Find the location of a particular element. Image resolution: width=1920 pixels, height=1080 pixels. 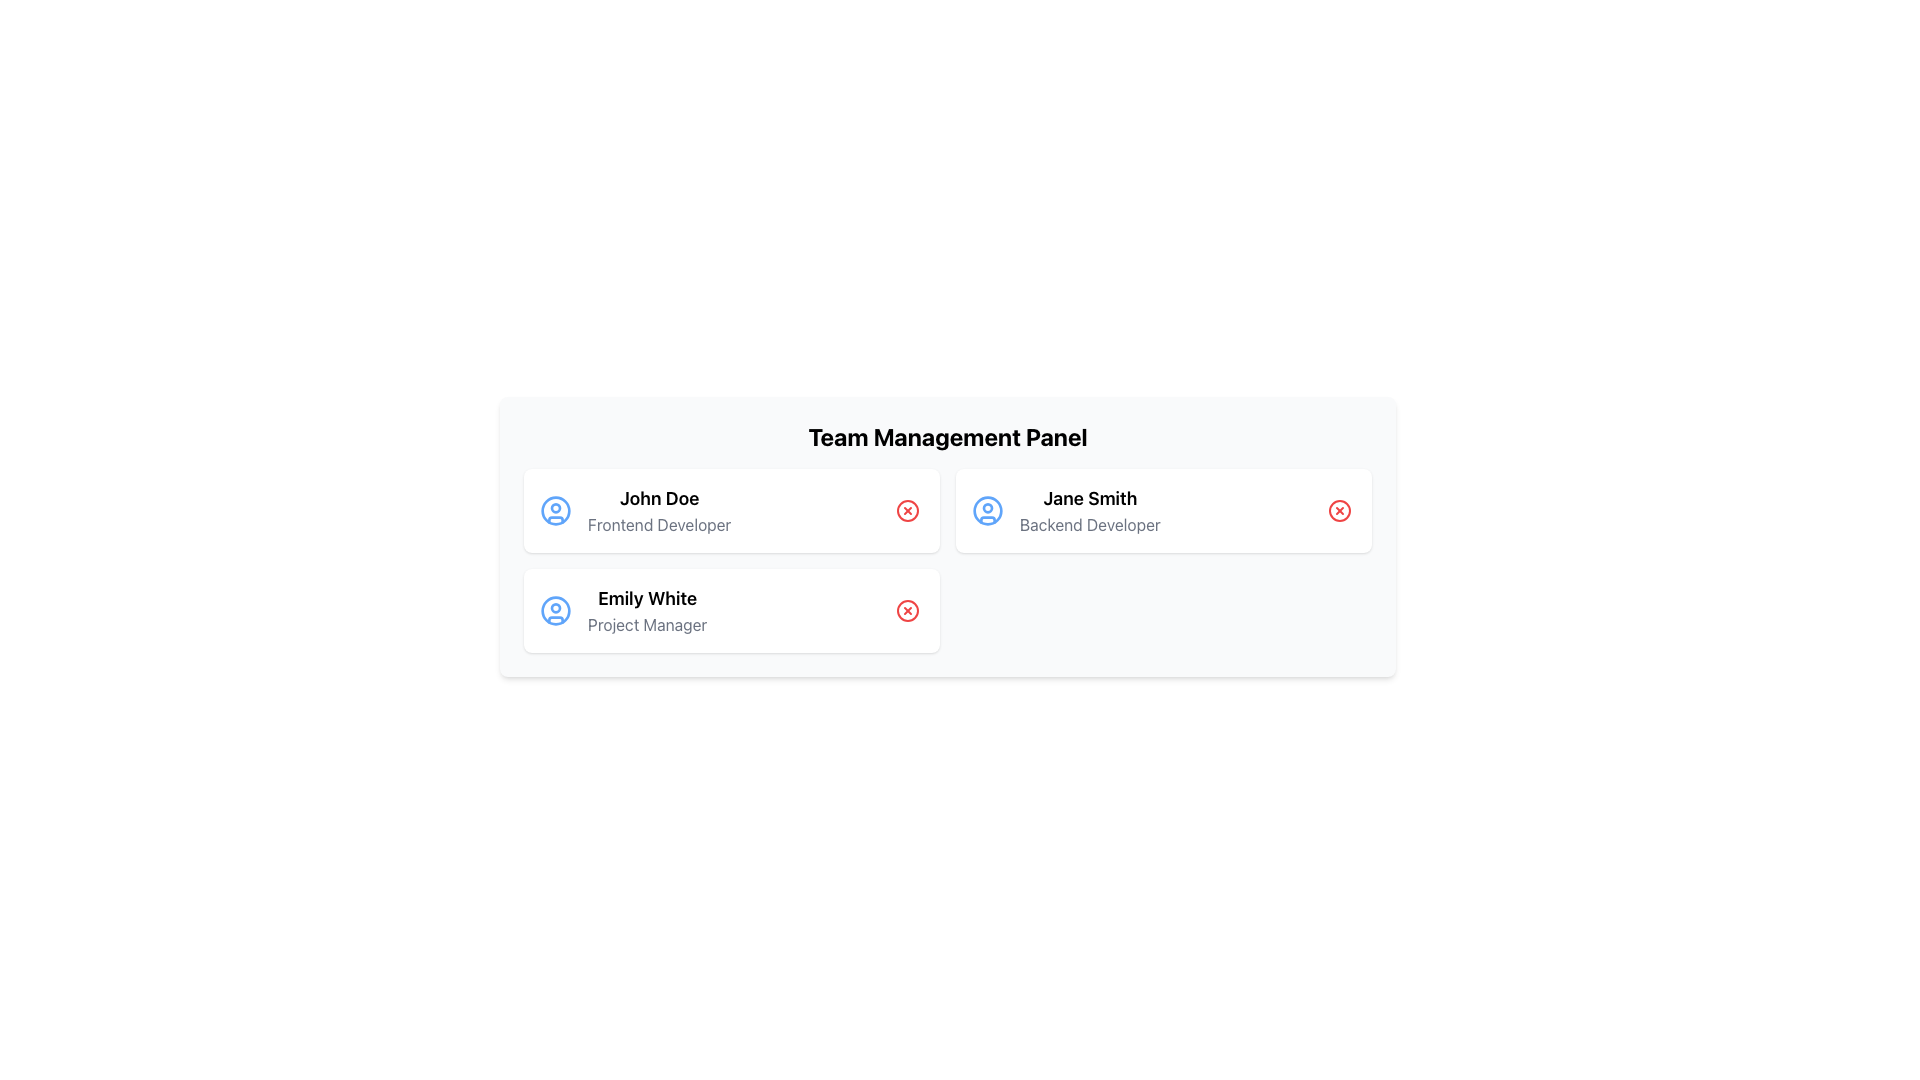

the remove or cancel button located in the third card labeled 'Emily White' in the 'Team Management Panel' interface, positioned to the right side of the card is located at coordinates (906, 609).